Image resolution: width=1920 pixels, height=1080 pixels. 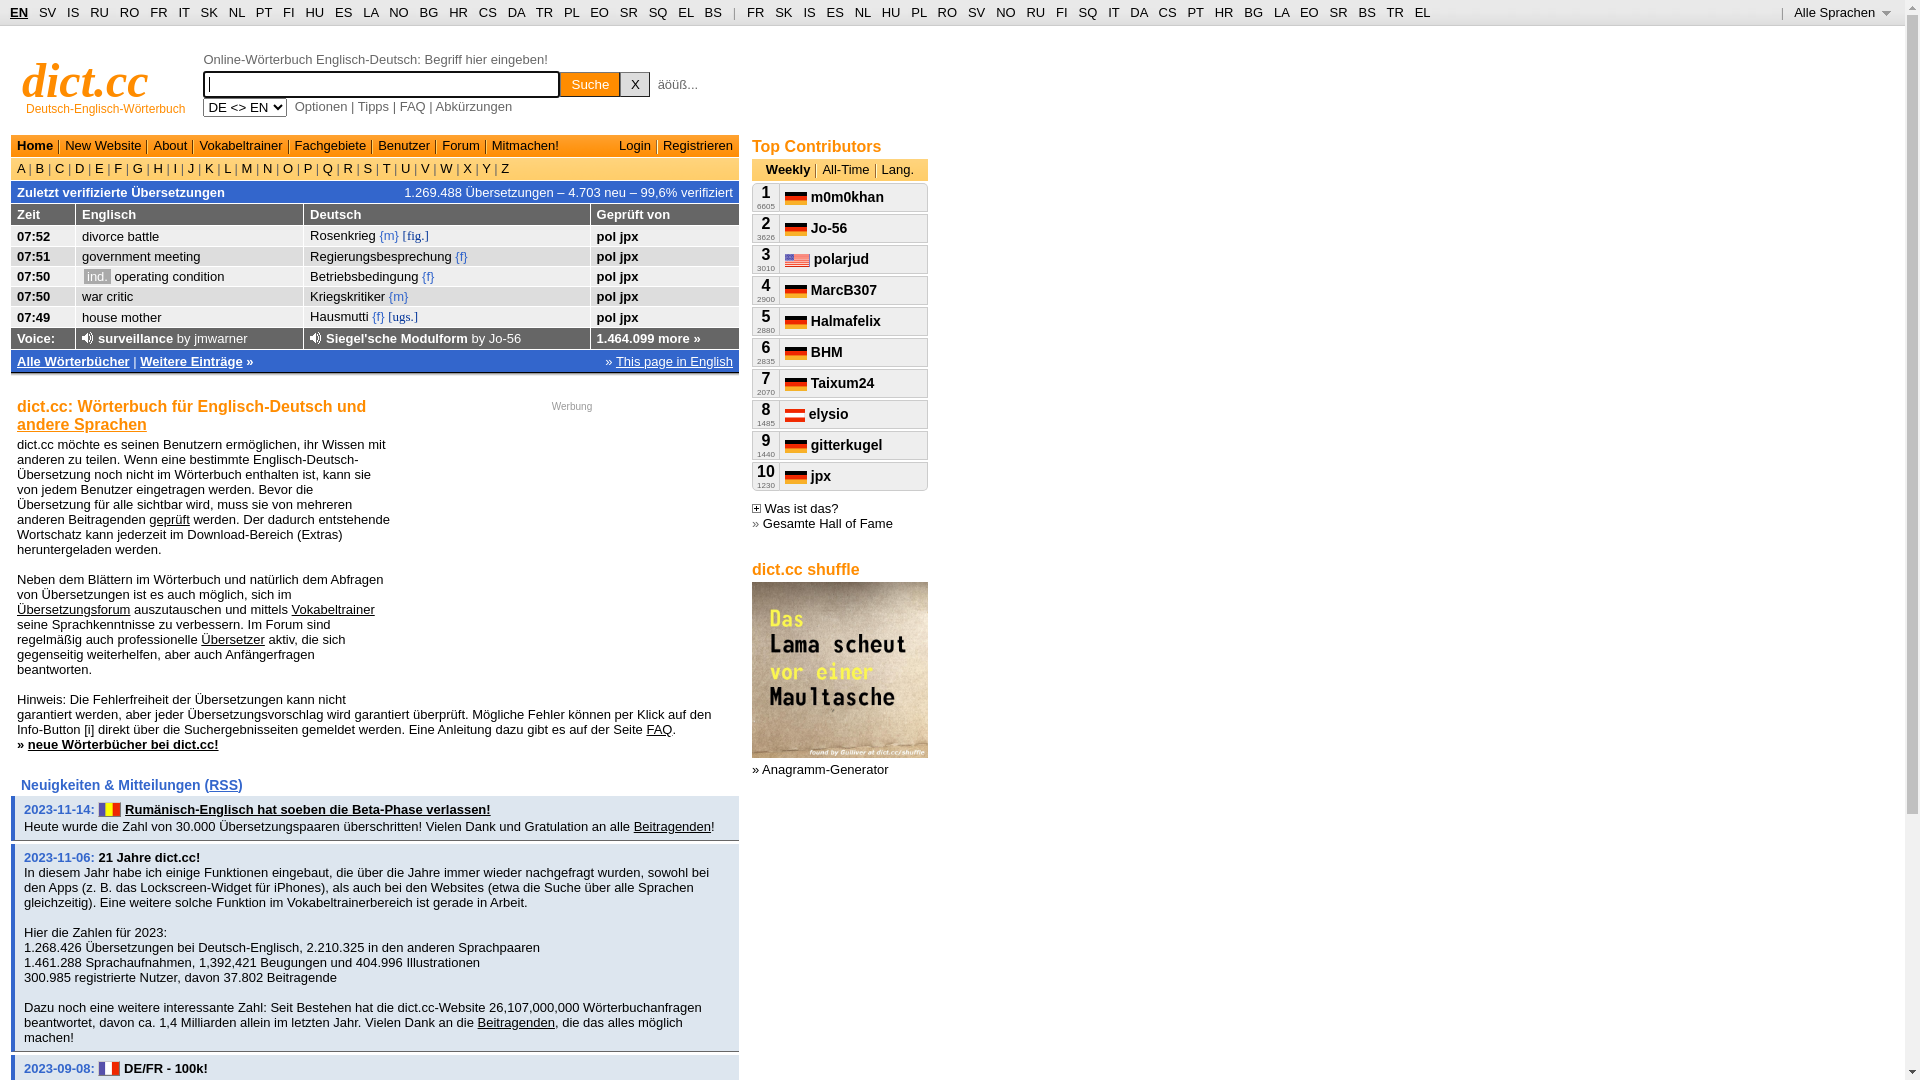 I want to click on 'gitterkugel', so click(x=833, y=443).